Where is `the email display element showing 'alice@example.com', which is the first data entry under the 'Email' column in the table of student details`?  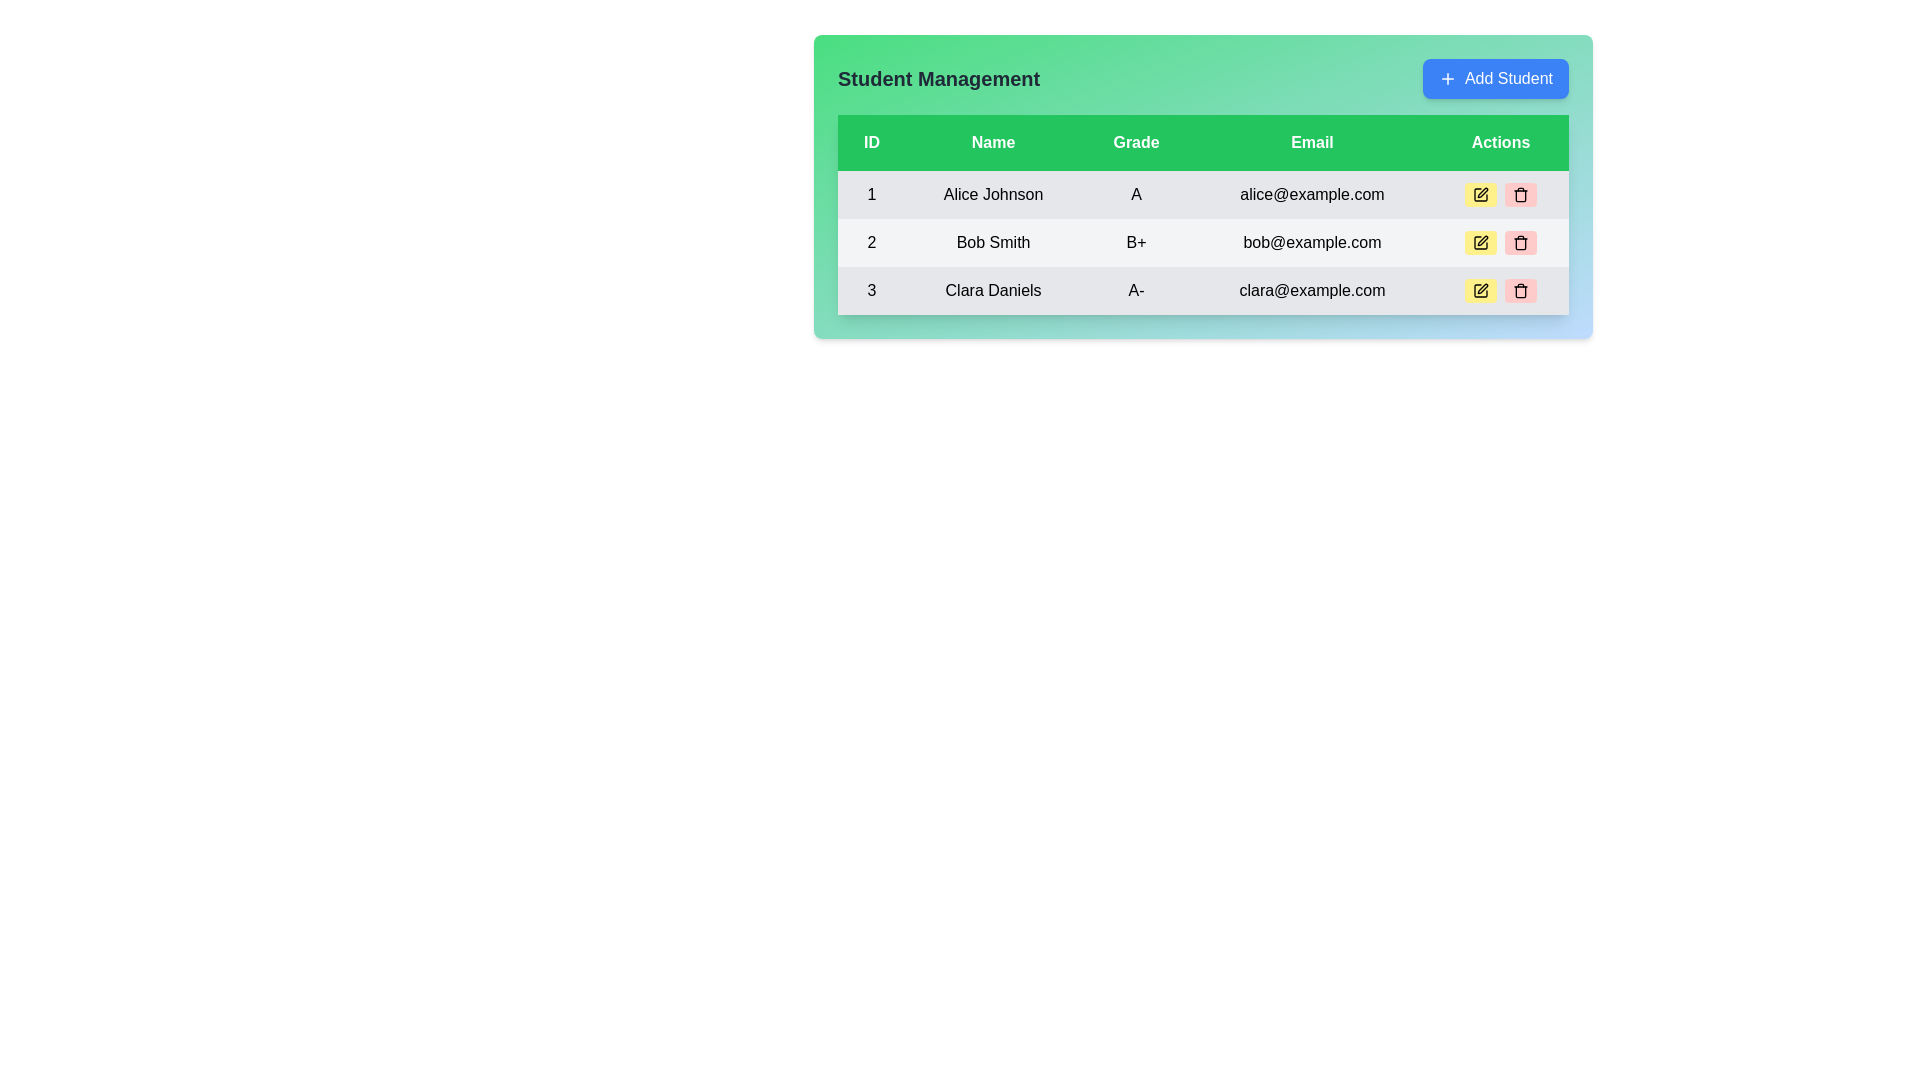 the email display element showing 'alice@example.com', which is the first data entry under the 'Email' column in the table of student details is located at coordinates (1312, 195).